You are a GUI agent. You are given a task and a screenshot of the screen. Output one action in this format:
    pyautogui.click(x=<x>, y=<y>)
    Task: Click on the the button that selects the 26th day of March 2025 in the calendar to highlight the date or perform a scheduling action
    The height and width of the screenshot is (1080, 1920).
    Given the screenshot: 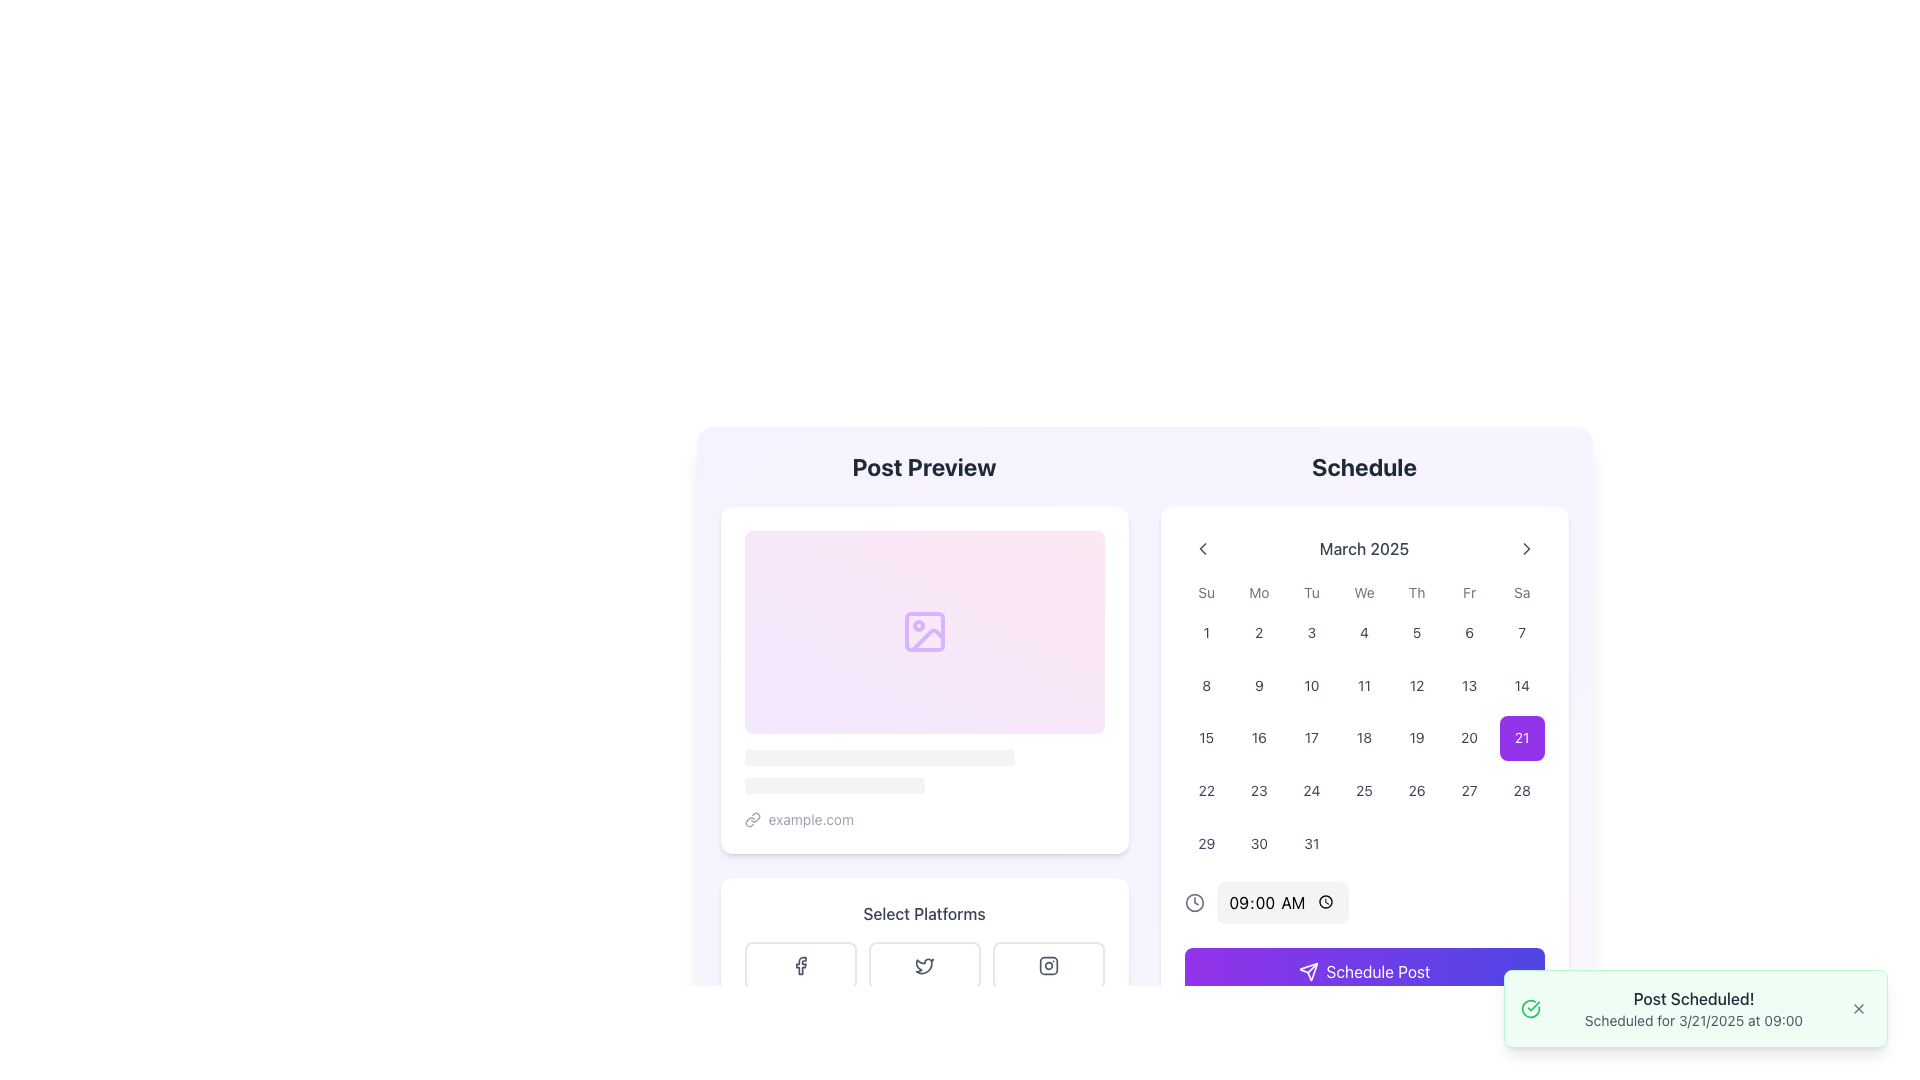 What is the action you would take?
    pyautogui.click(x=1416, y=789)
    